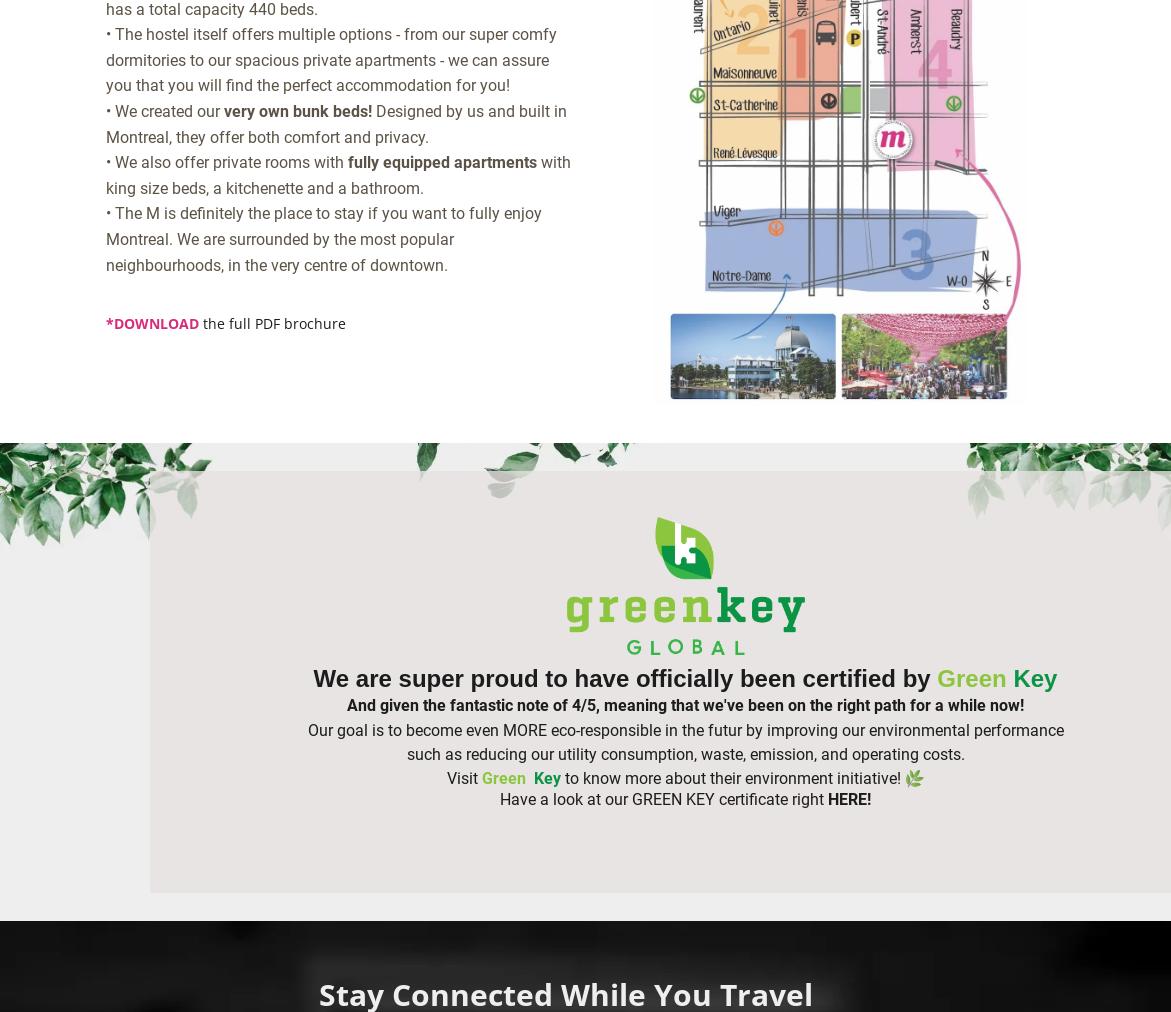 The width and height of the screenshot is (1171, 1012). I want to click on 'Designed by us and built in Montreal, they offer both comfort and privacy.', so click(335, 122).